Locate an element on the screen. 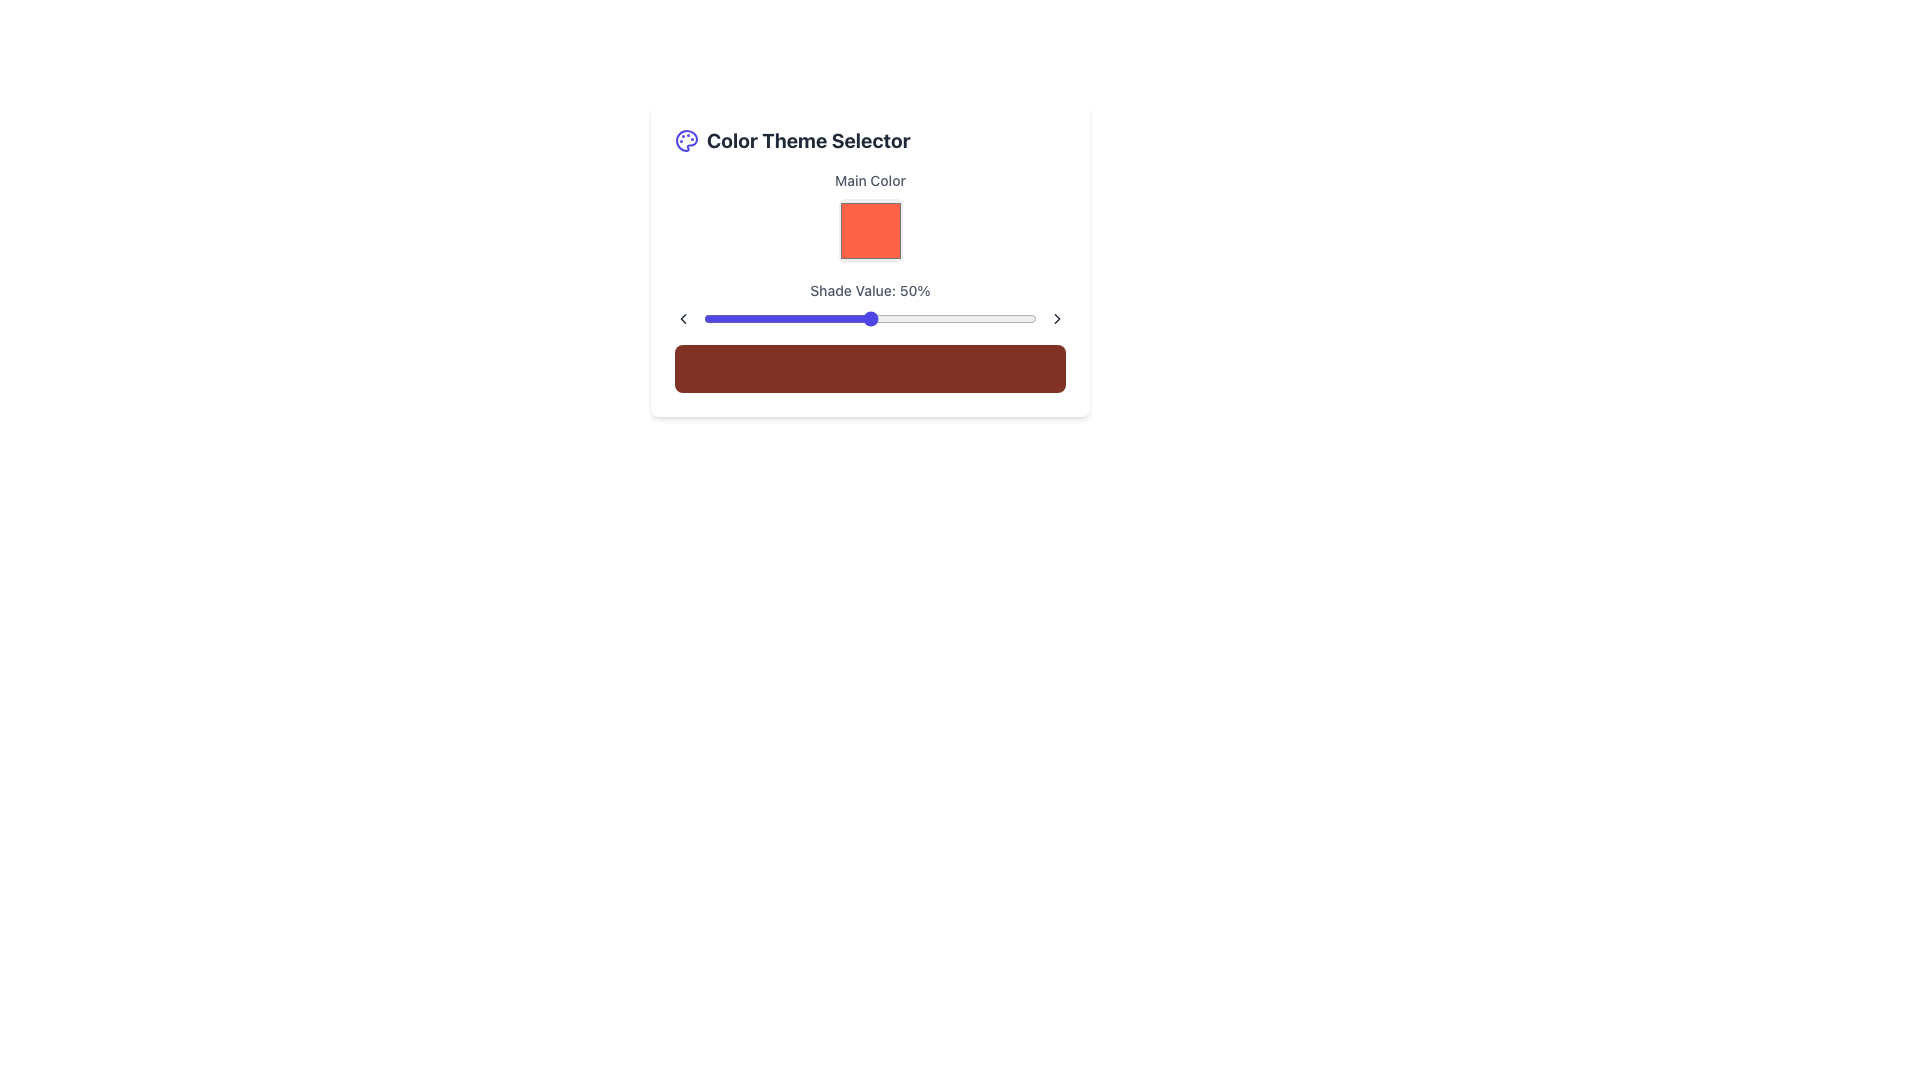  the decorative color selection icon located in the top-left corner of the 'Color Theme Selector' card interface is located at coordinates (686, 140).